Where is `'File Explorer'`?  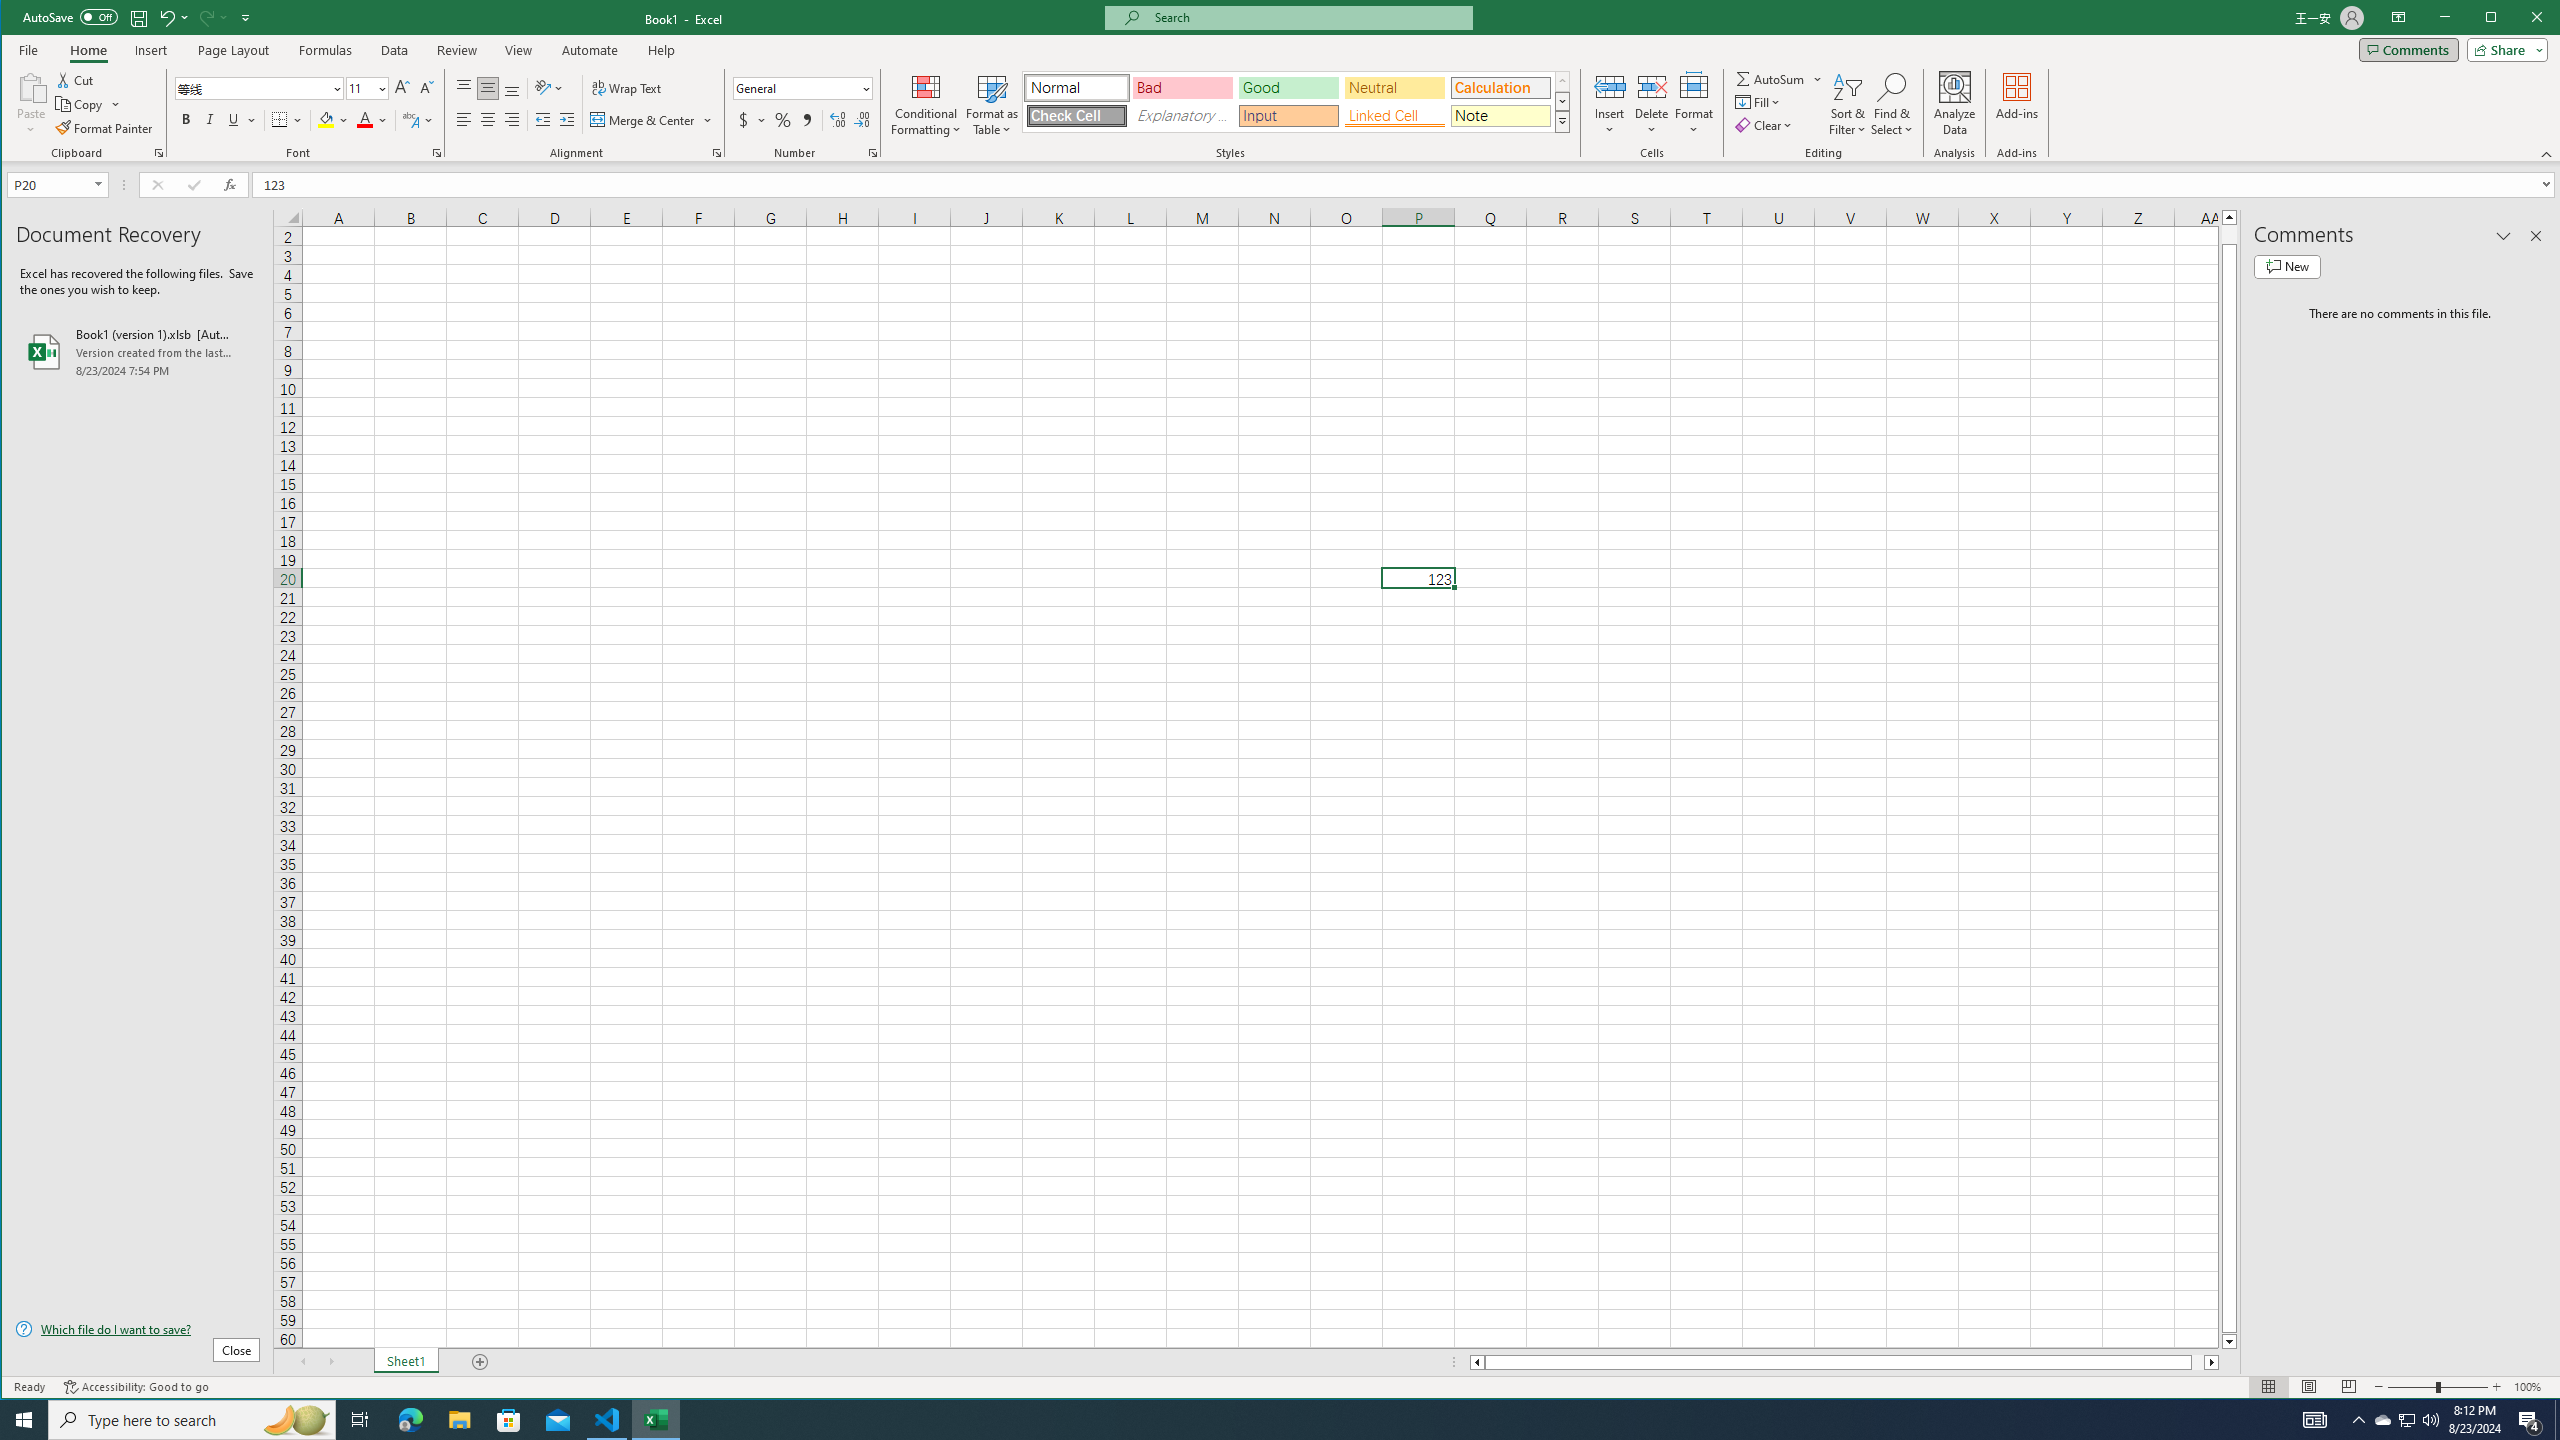
'File Explorer' is located at coordinates (458, 1418).